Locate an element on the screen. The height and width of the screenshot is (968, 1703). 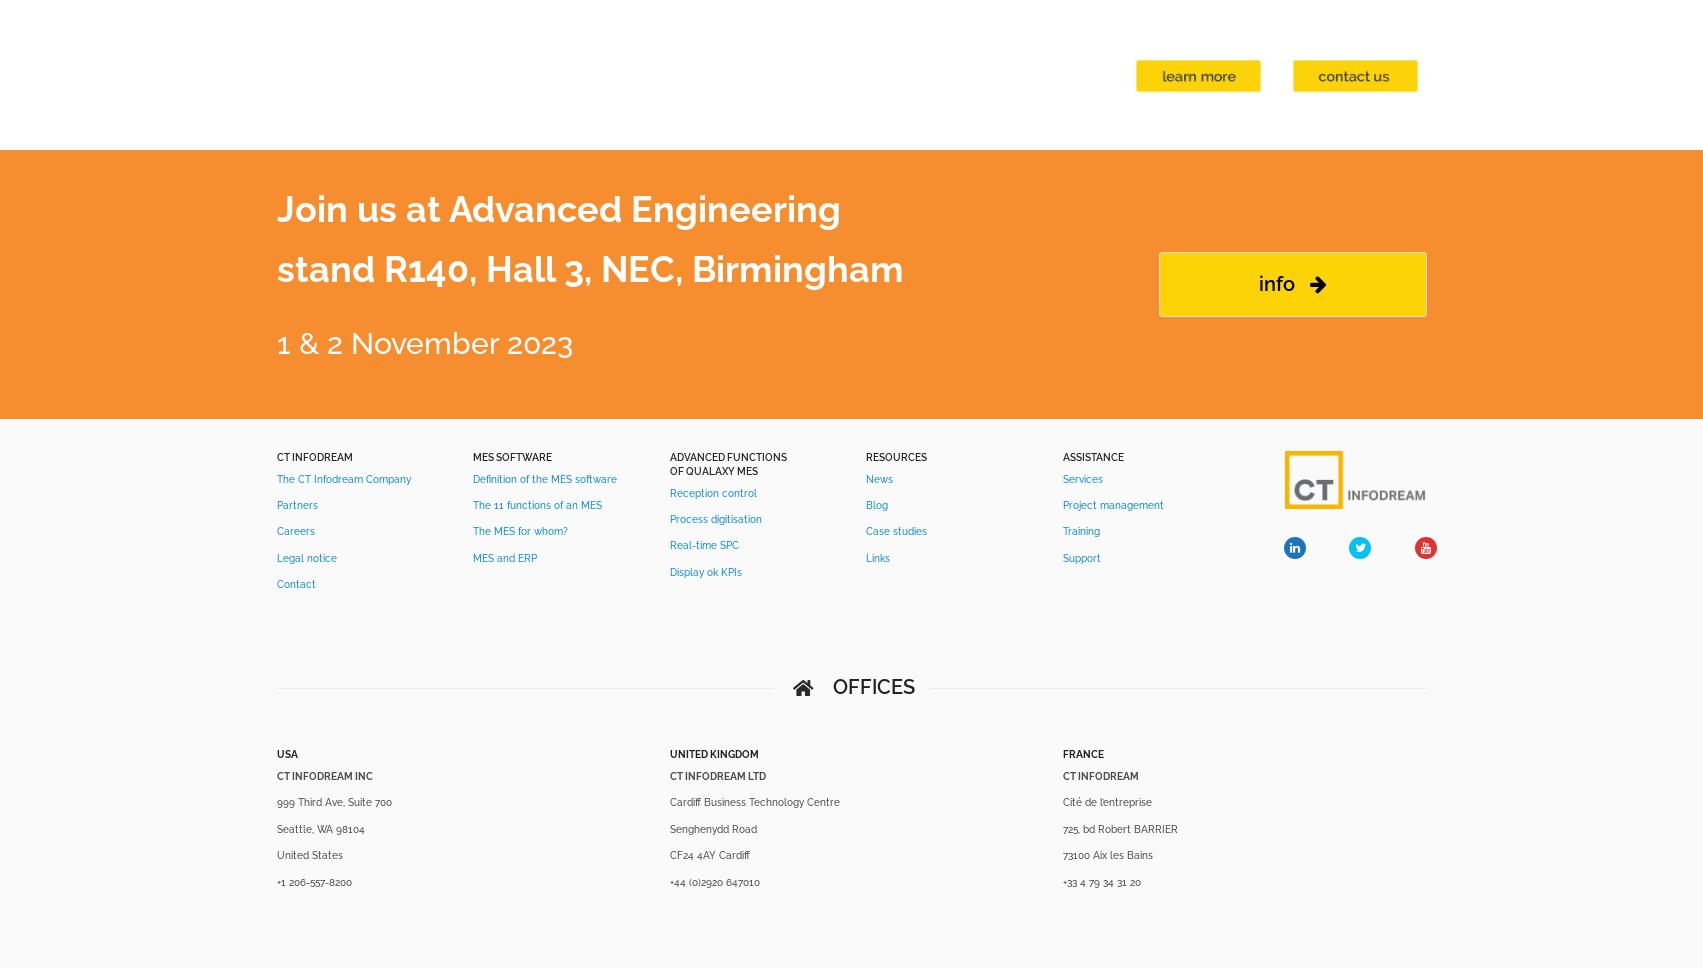
'Display ok KPIs' is located at coordinates (705, 571).